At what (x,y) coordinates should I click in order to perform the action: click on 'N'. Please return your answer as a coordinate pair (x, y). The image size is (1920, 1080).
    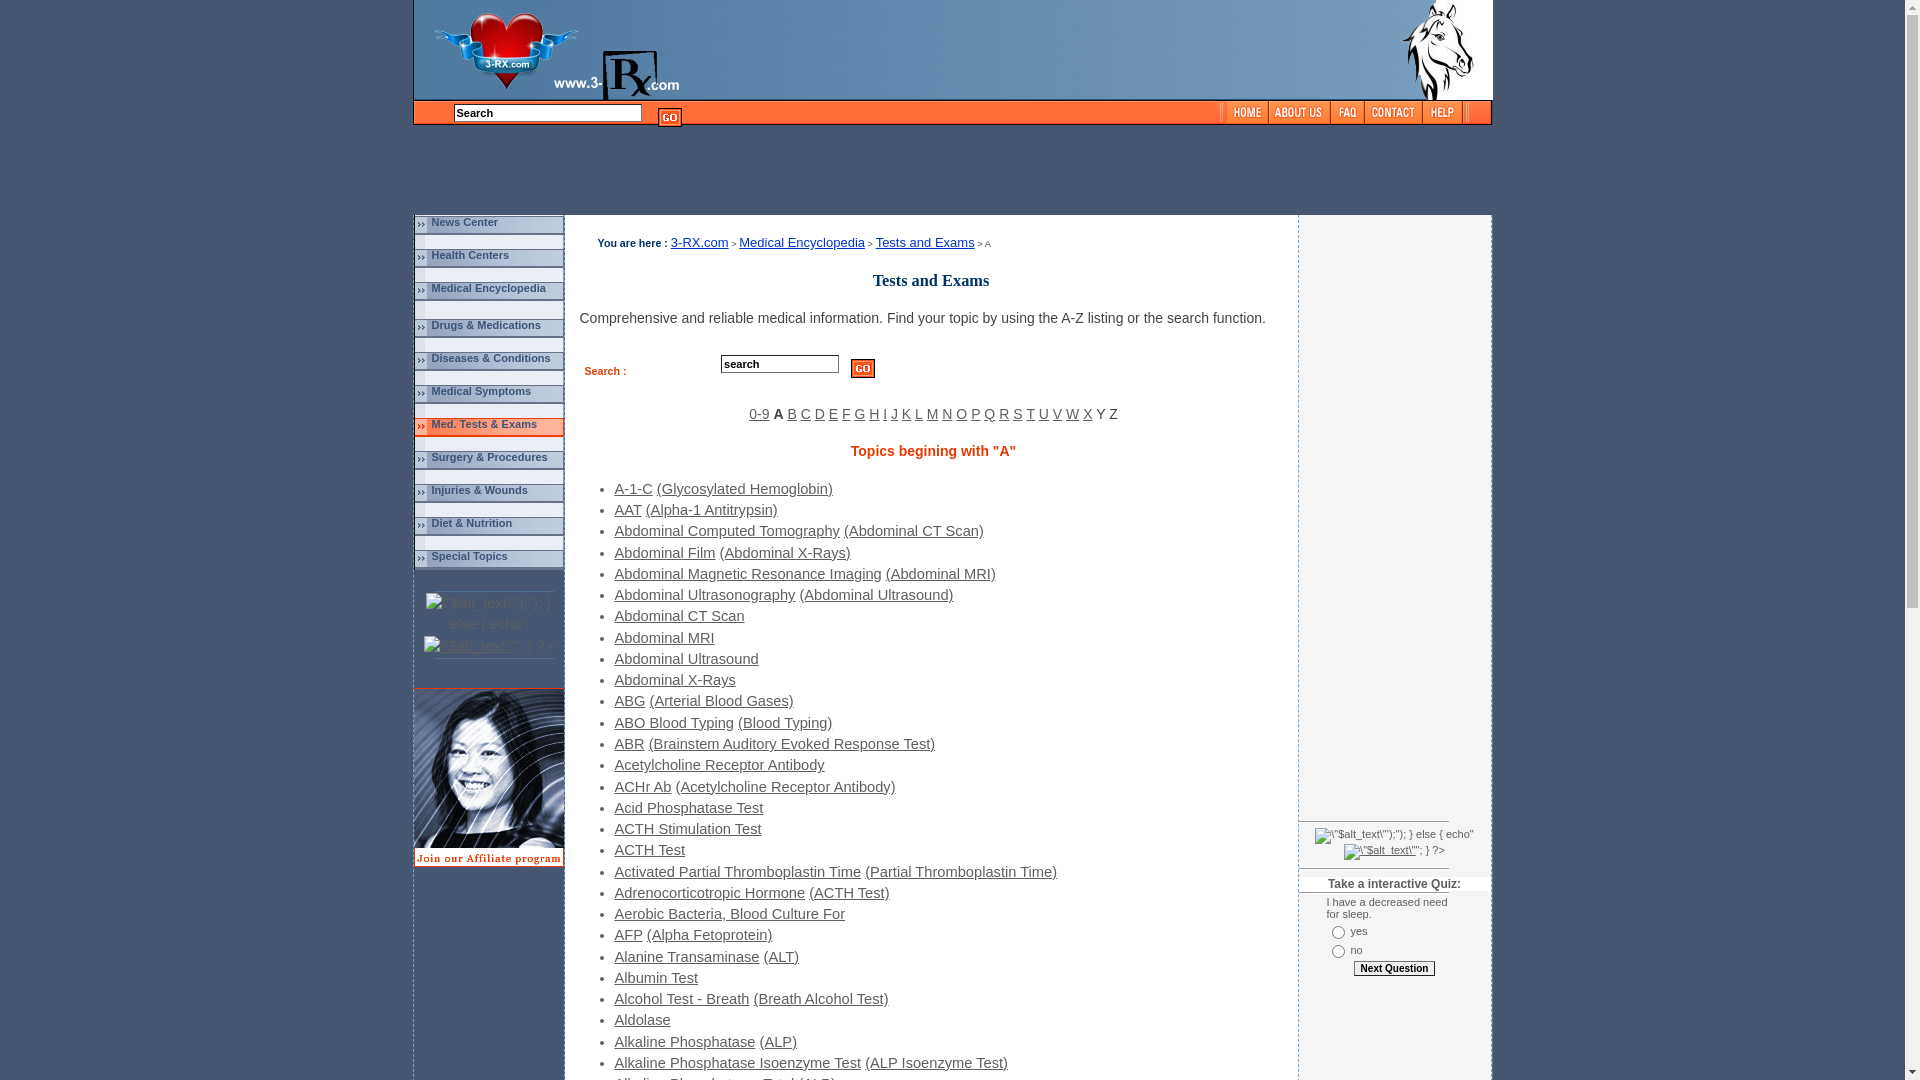
    Looking at the image, I should click on (945, 412).